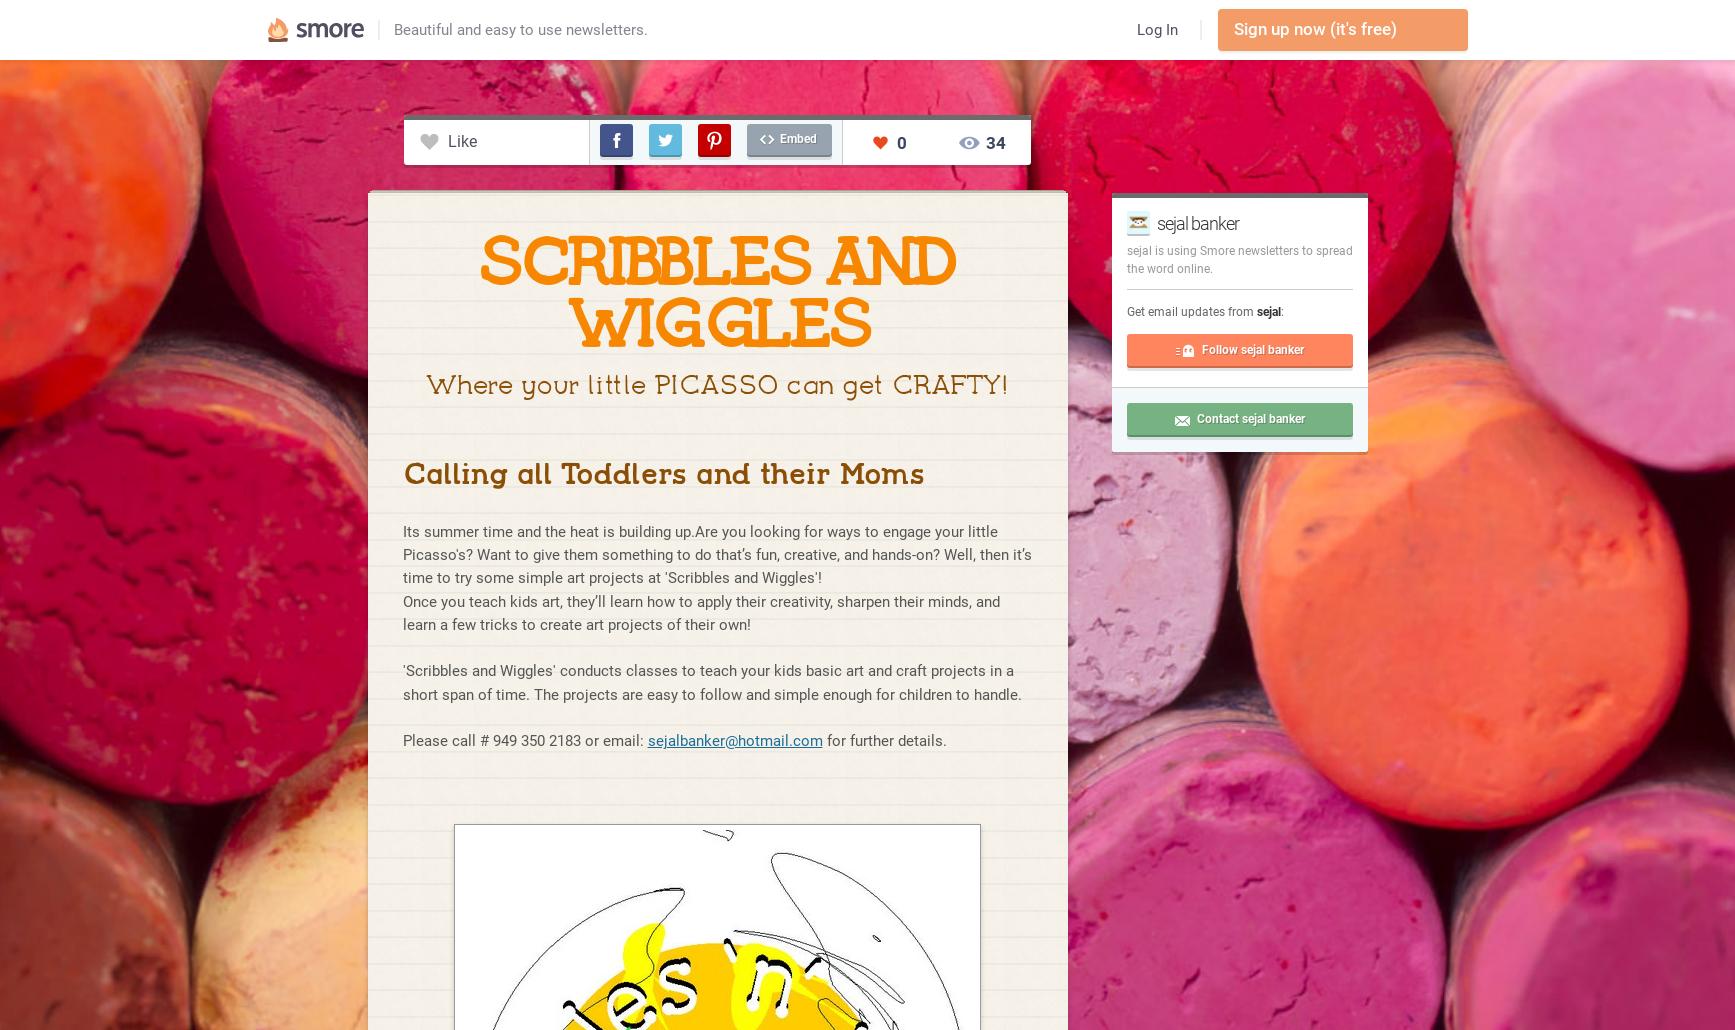 The width and height of the screenshot is (1735, 1030). What do you see at coordinates (1190, 310) in the screenshot?
I see `'Get email updates from'` at bounding box center [1190, 310].